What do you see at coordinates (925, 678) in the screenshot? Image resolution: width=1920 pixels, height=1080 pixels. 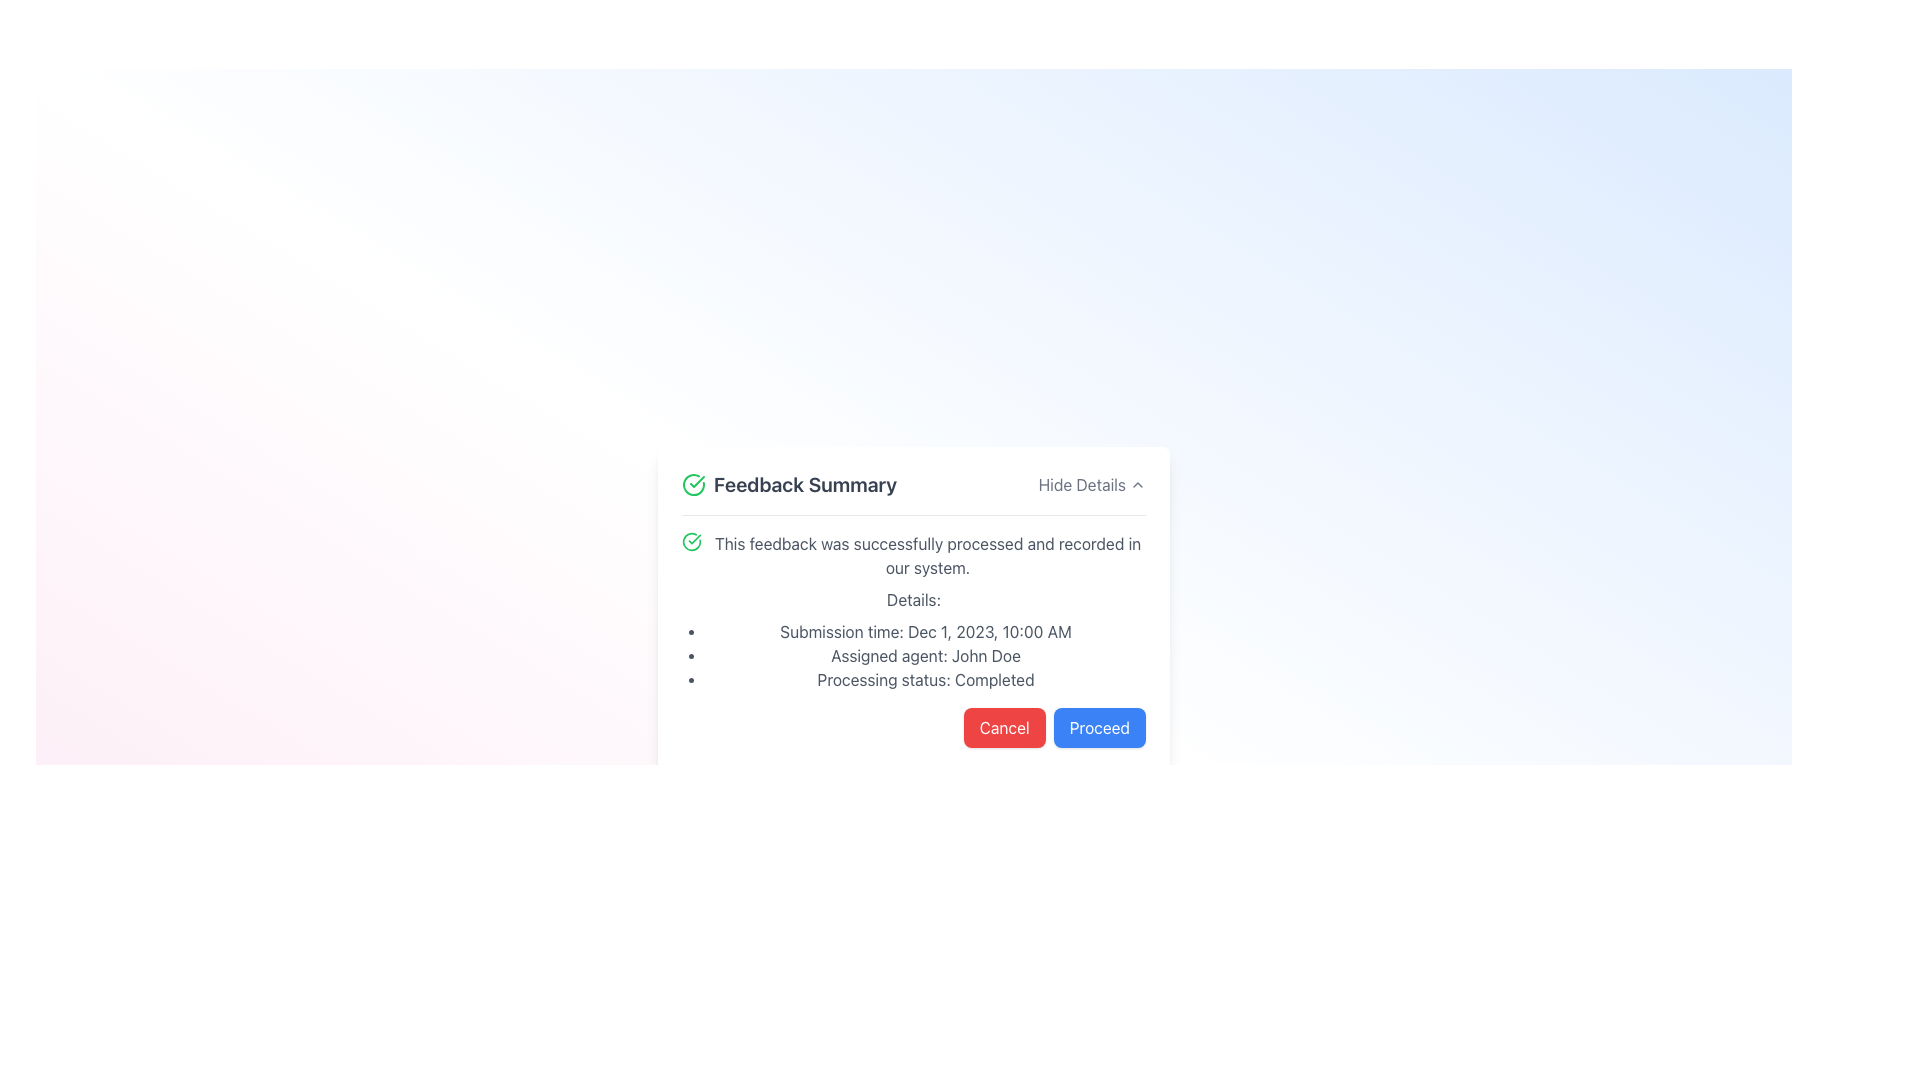 I see `static text 'Processing status: Completed' which is the third item in the bulleted list under 'Details' in the 'Feedback Summary' section` at bounding box center [925, 678].